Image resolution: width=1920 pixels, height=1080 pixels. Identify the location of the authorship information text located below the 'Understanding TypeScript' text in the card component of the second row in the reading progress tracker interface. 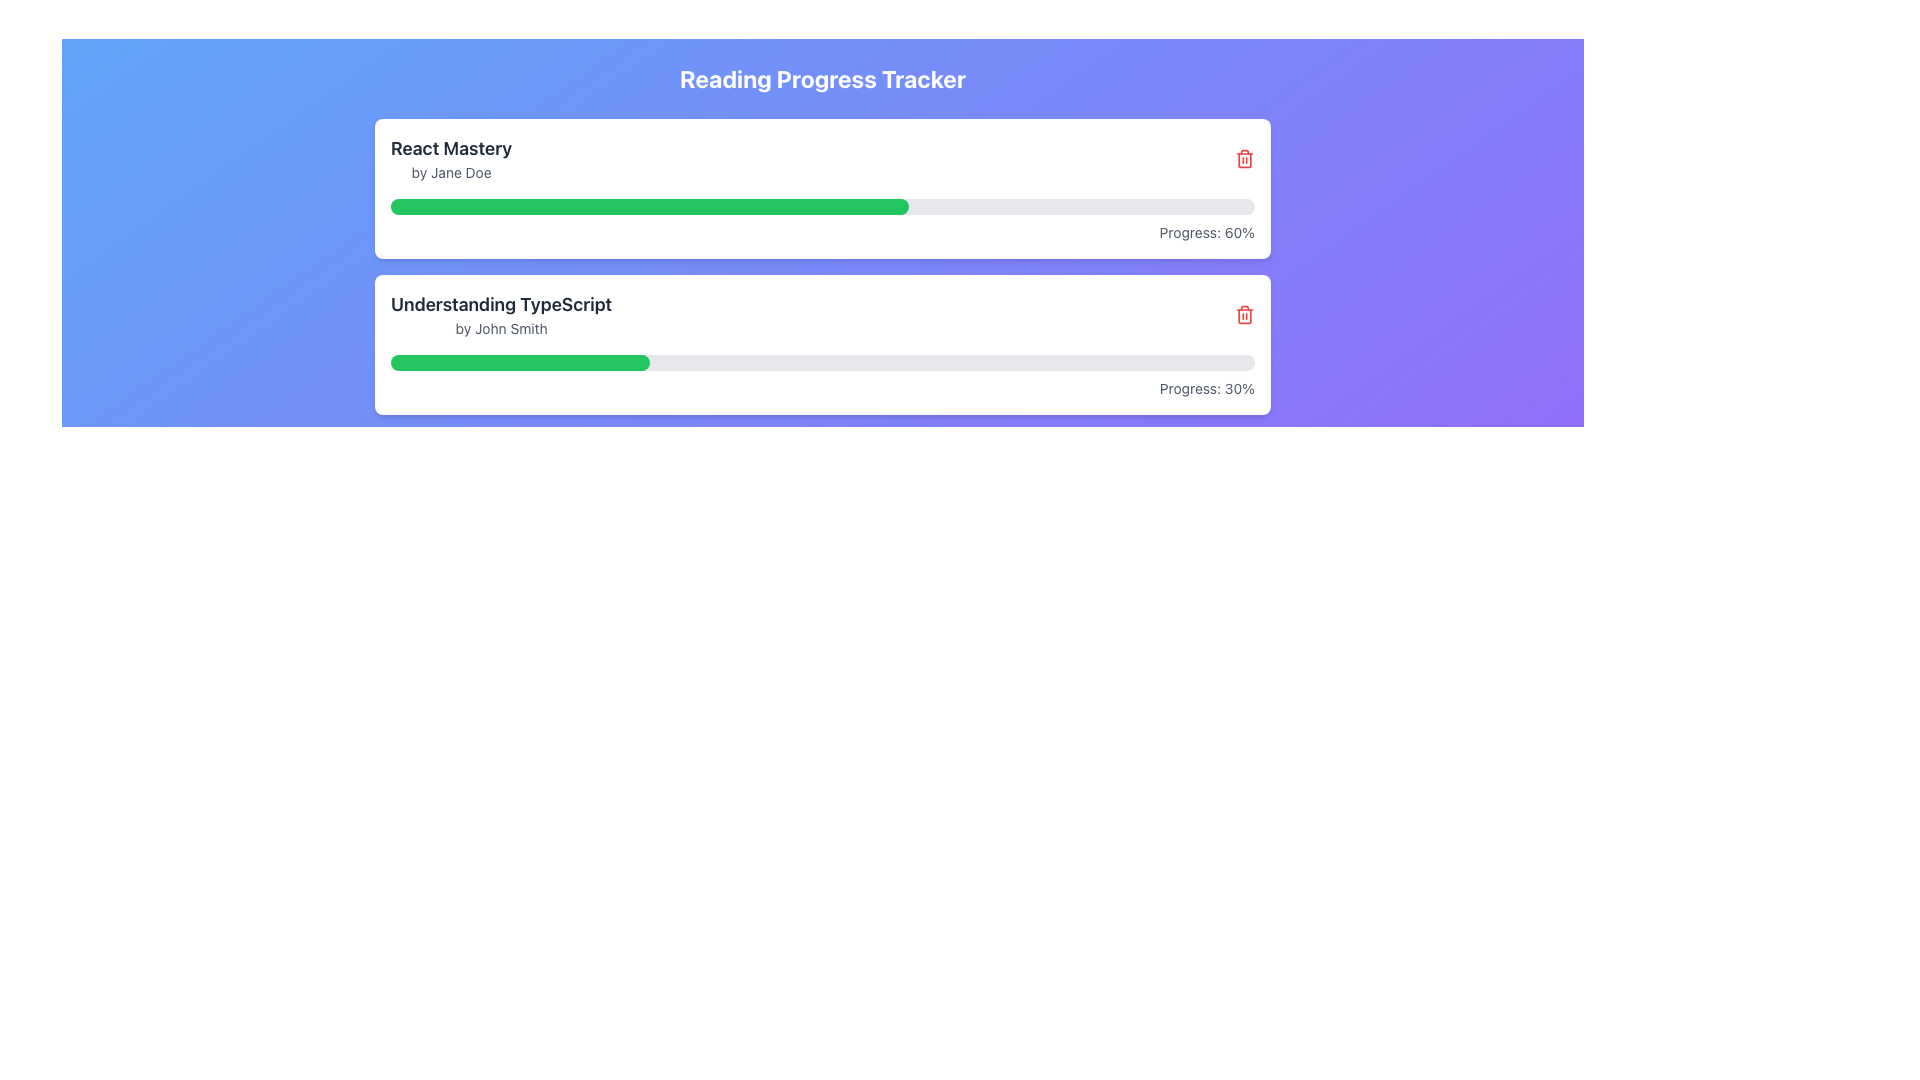
(501, 327).